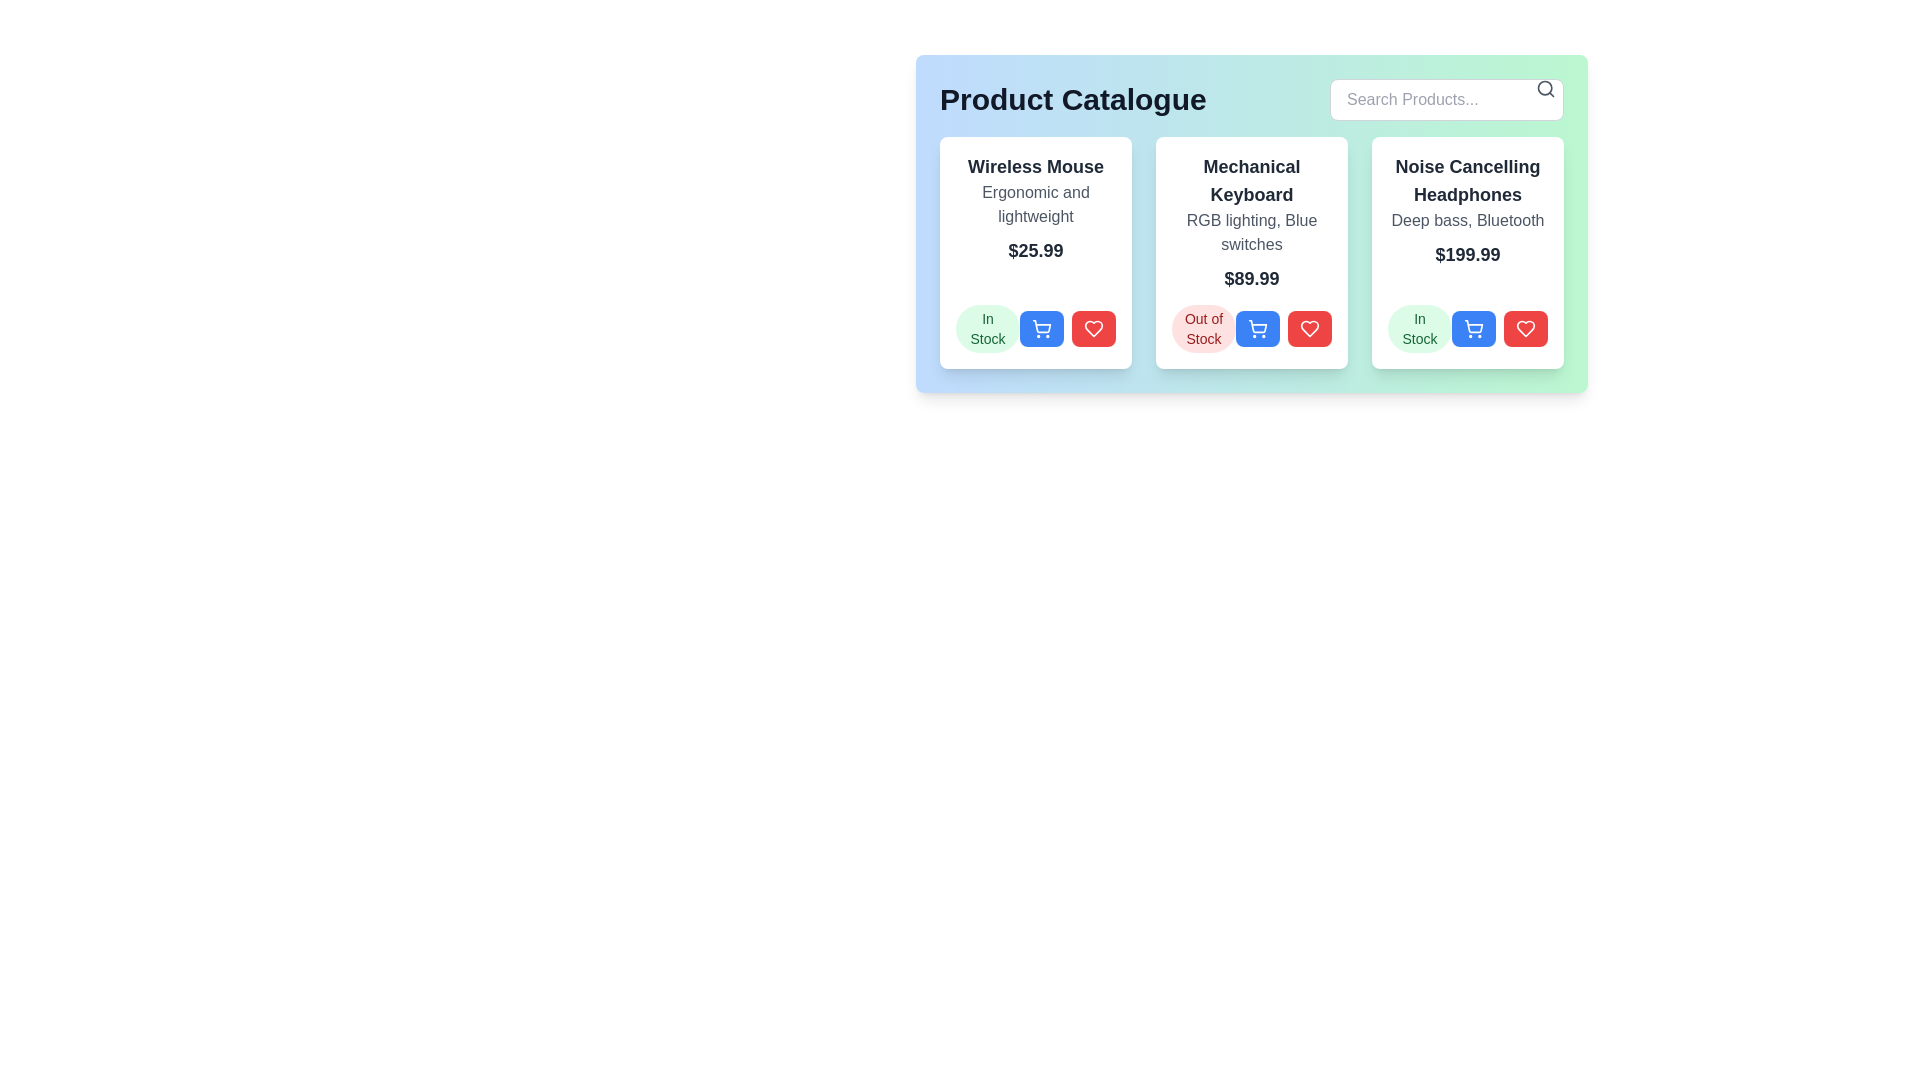 This screenshot has width=1920, height=1080. Describe the element at coordinates (1251, 231) in the screenshot. I see `the static text displaying 'RGB lighting, Blue switches' located below the title 'Mechanical Keyboard' and above the price '$89.99' in the second product card` at that location.